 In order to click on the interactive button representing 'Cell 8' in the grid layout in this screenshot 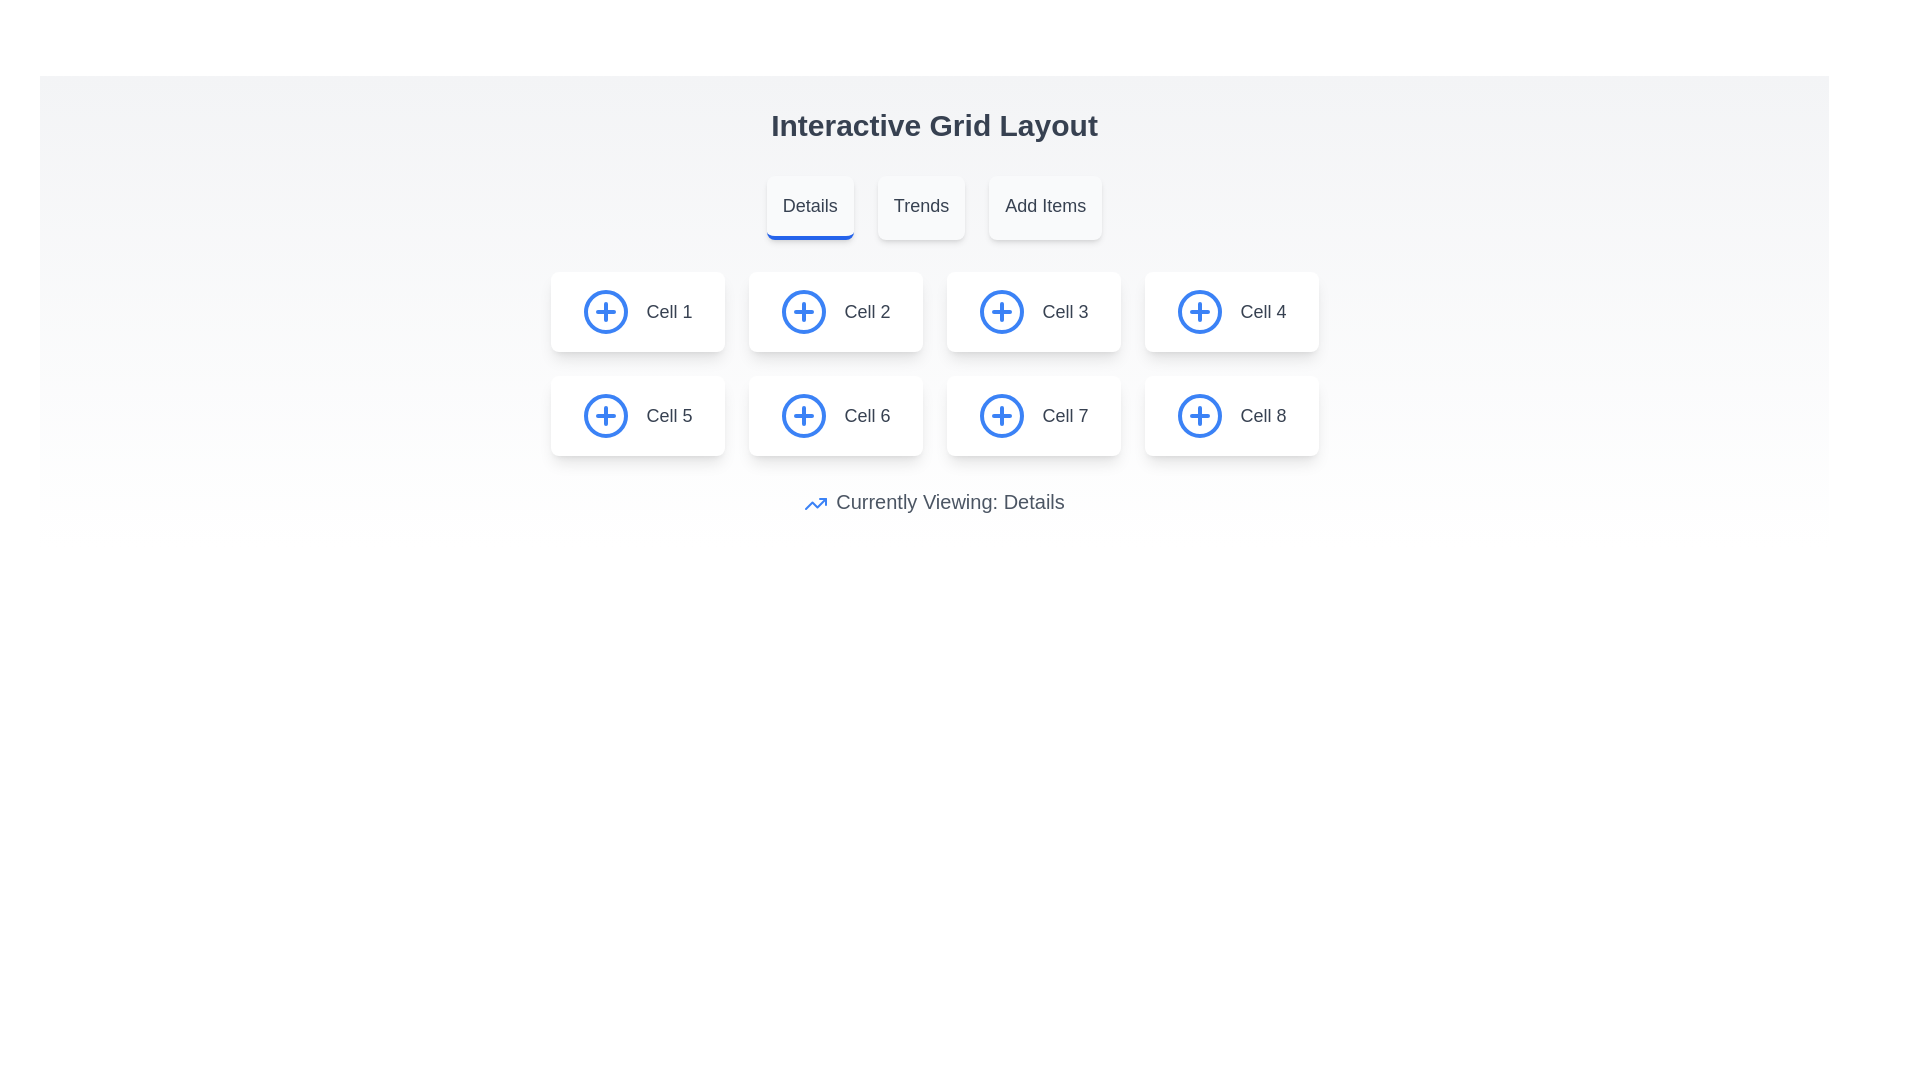, I will do `click(1230, 415)`.